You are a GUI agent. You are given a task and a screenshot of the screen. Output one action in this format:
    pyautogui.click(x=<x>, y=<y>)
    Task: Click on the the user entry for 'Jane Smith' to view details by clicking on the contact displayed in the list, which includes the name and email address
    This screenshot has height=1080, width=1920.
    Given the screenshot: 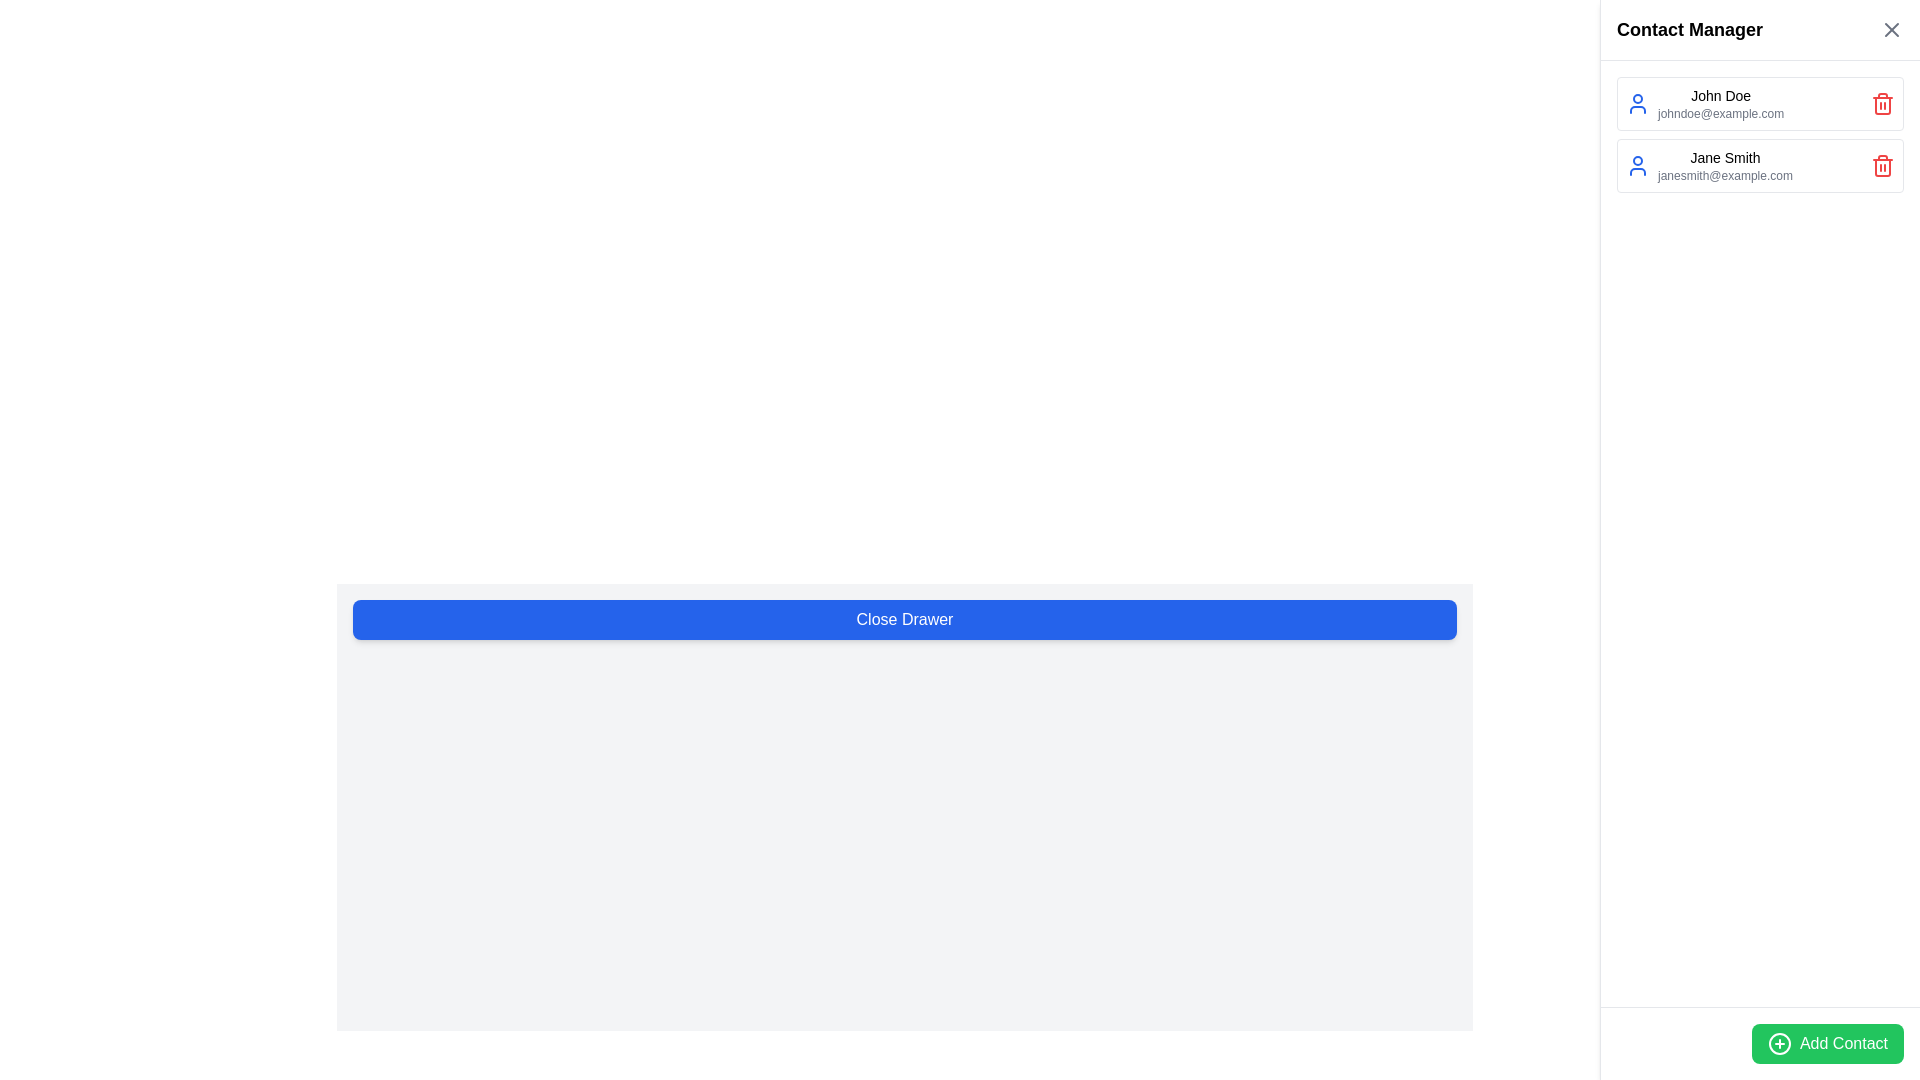 What is the action you would take?
    pyautogui.click(x=1708, y=164)
    